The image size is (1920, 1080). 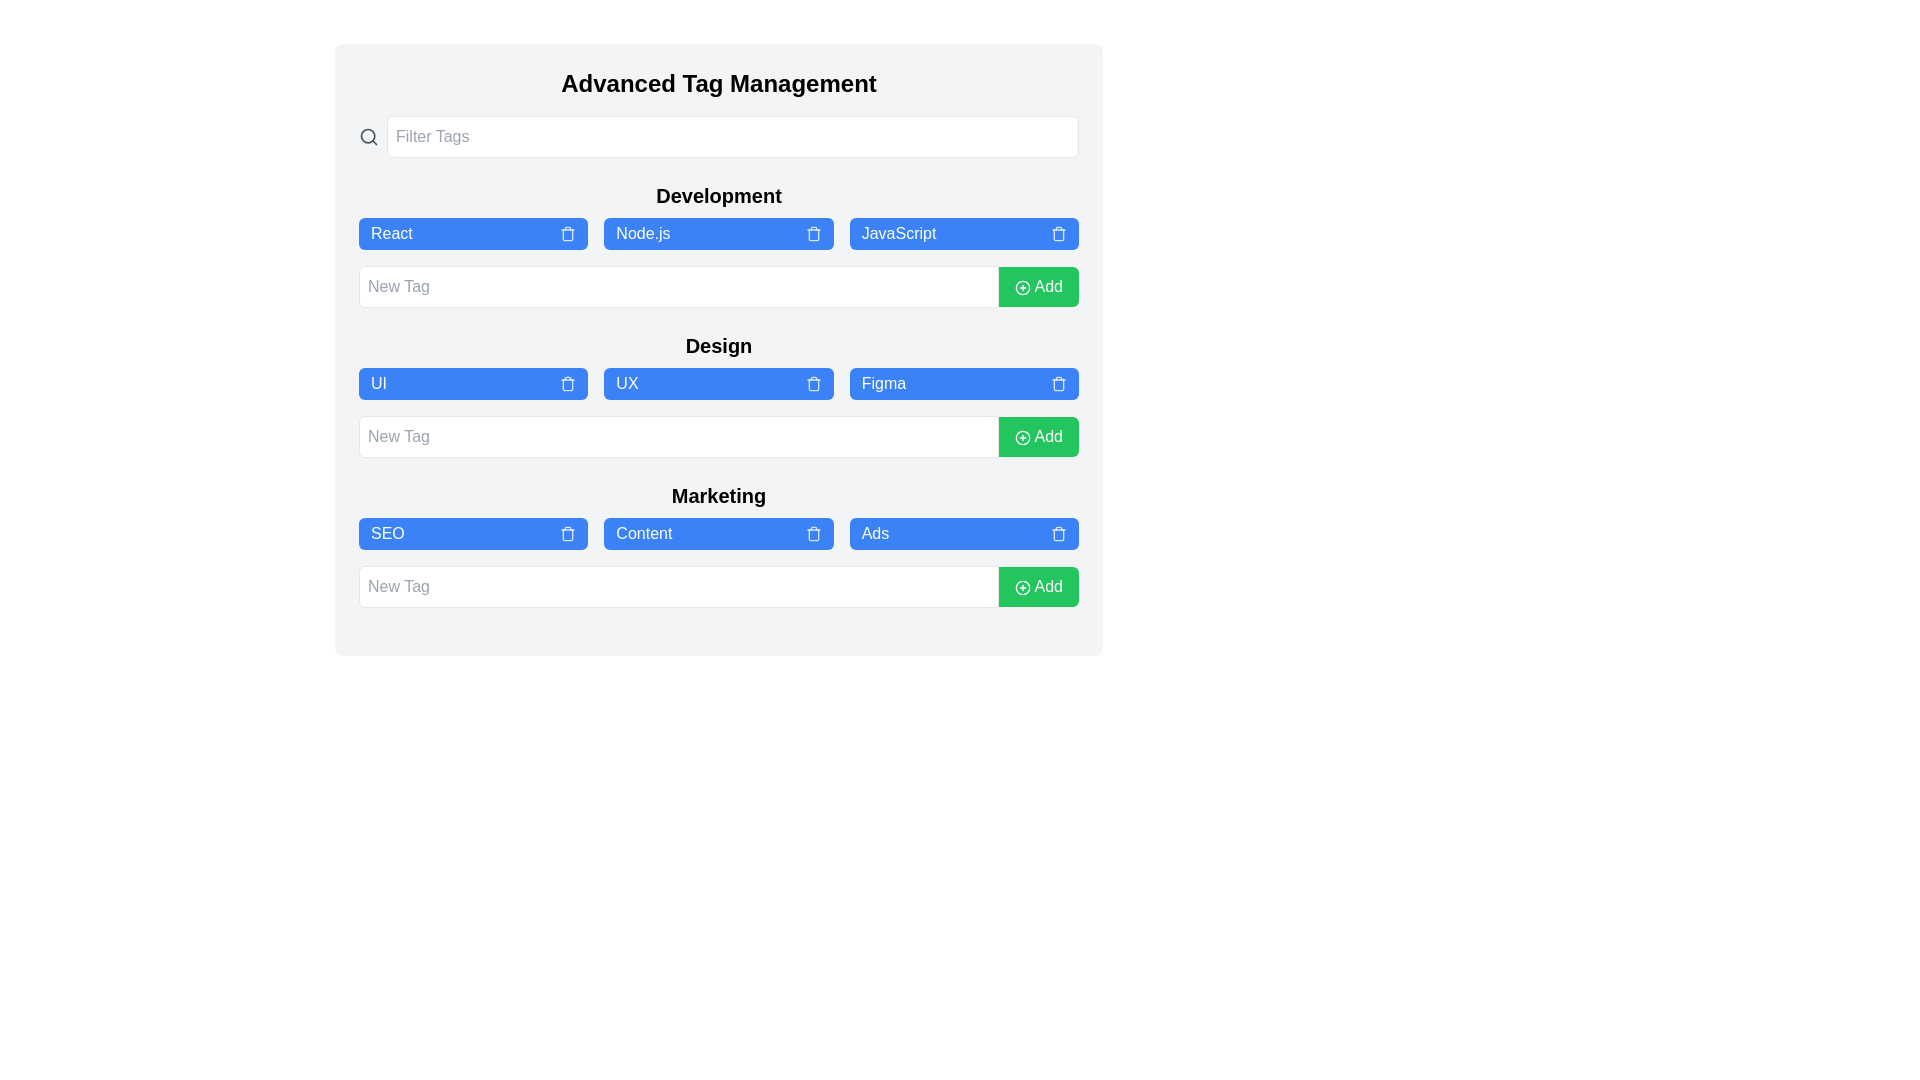 I want to click on the 'JavaScript' tag button located in the 'Development' section of the grid layout, so click(x=964, y=233).